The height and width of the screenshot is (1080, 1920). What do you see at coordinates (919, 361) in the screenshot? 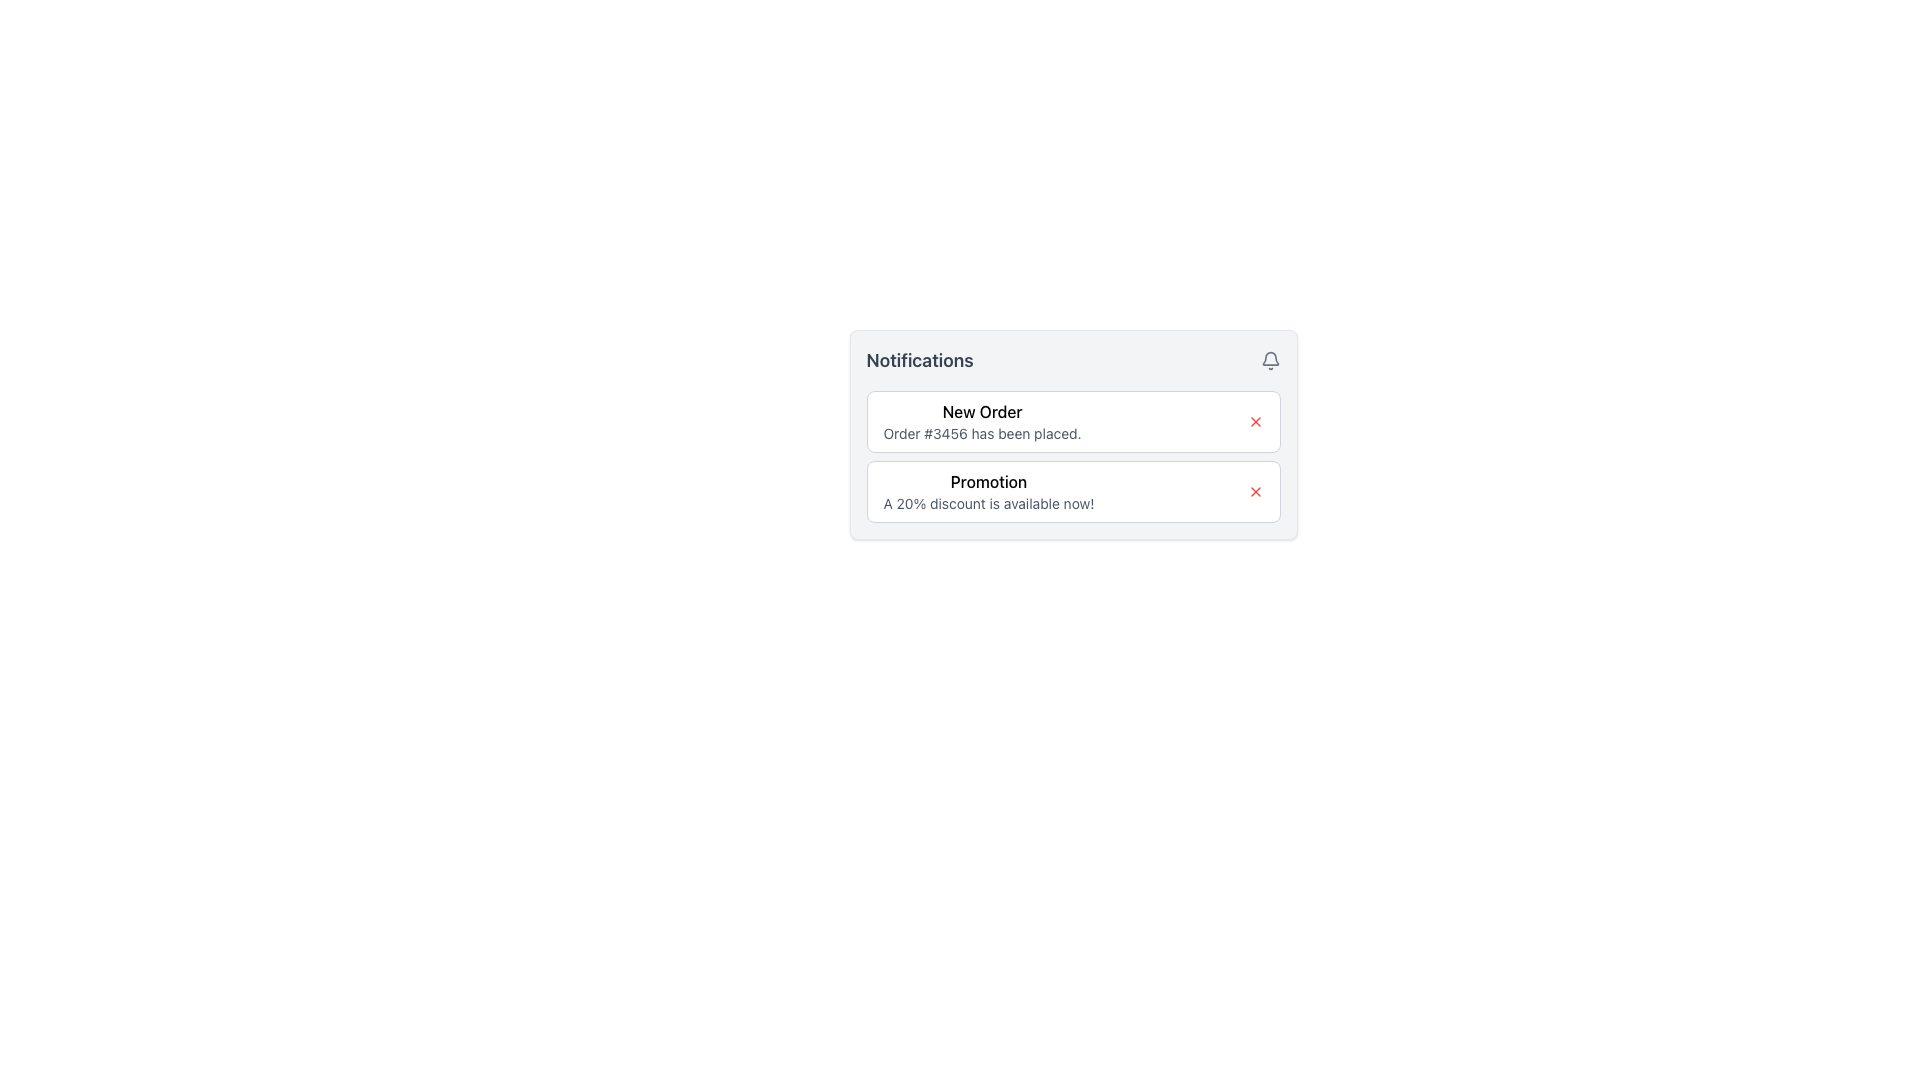
I see `the prominent text label displaying 'Notifications' in bold and large font, located at the top-left corner of the notification panel` at bounding box center [919, 361].